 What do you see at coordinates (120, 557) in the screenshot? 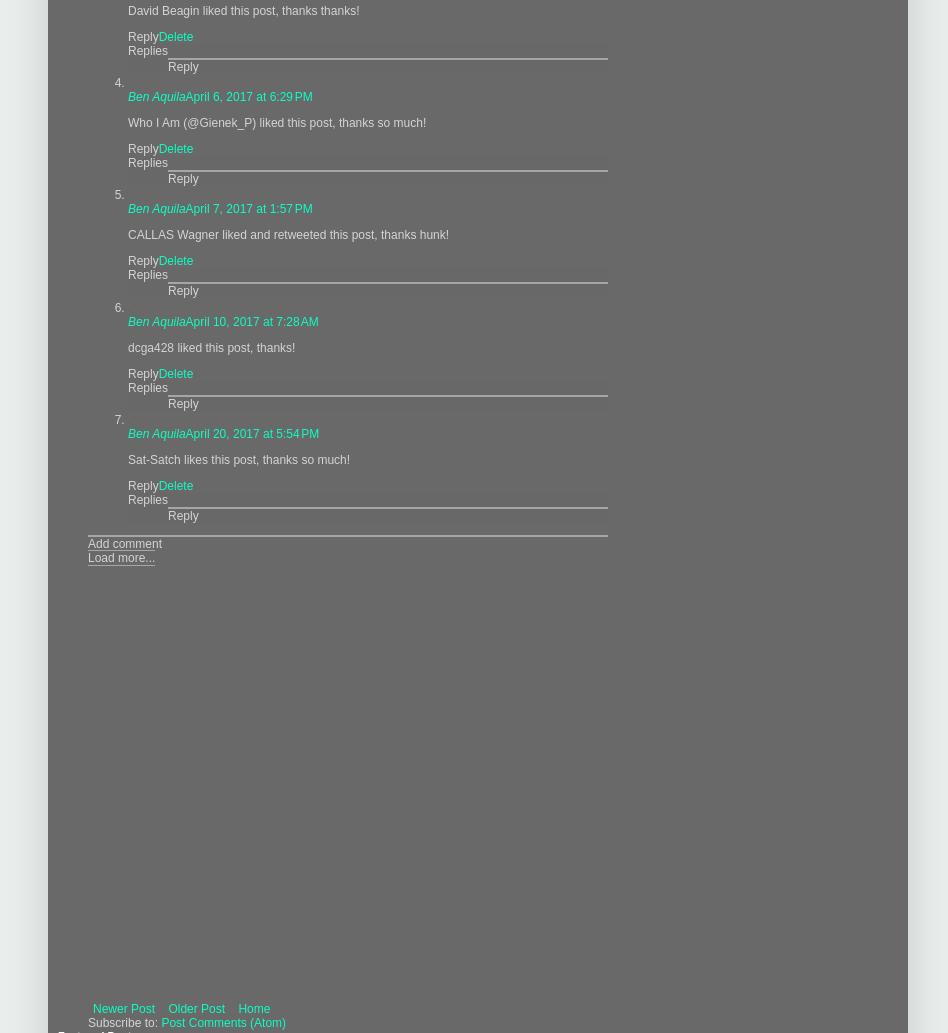
I see `'Load more...'` at bounding box center [120, 557].